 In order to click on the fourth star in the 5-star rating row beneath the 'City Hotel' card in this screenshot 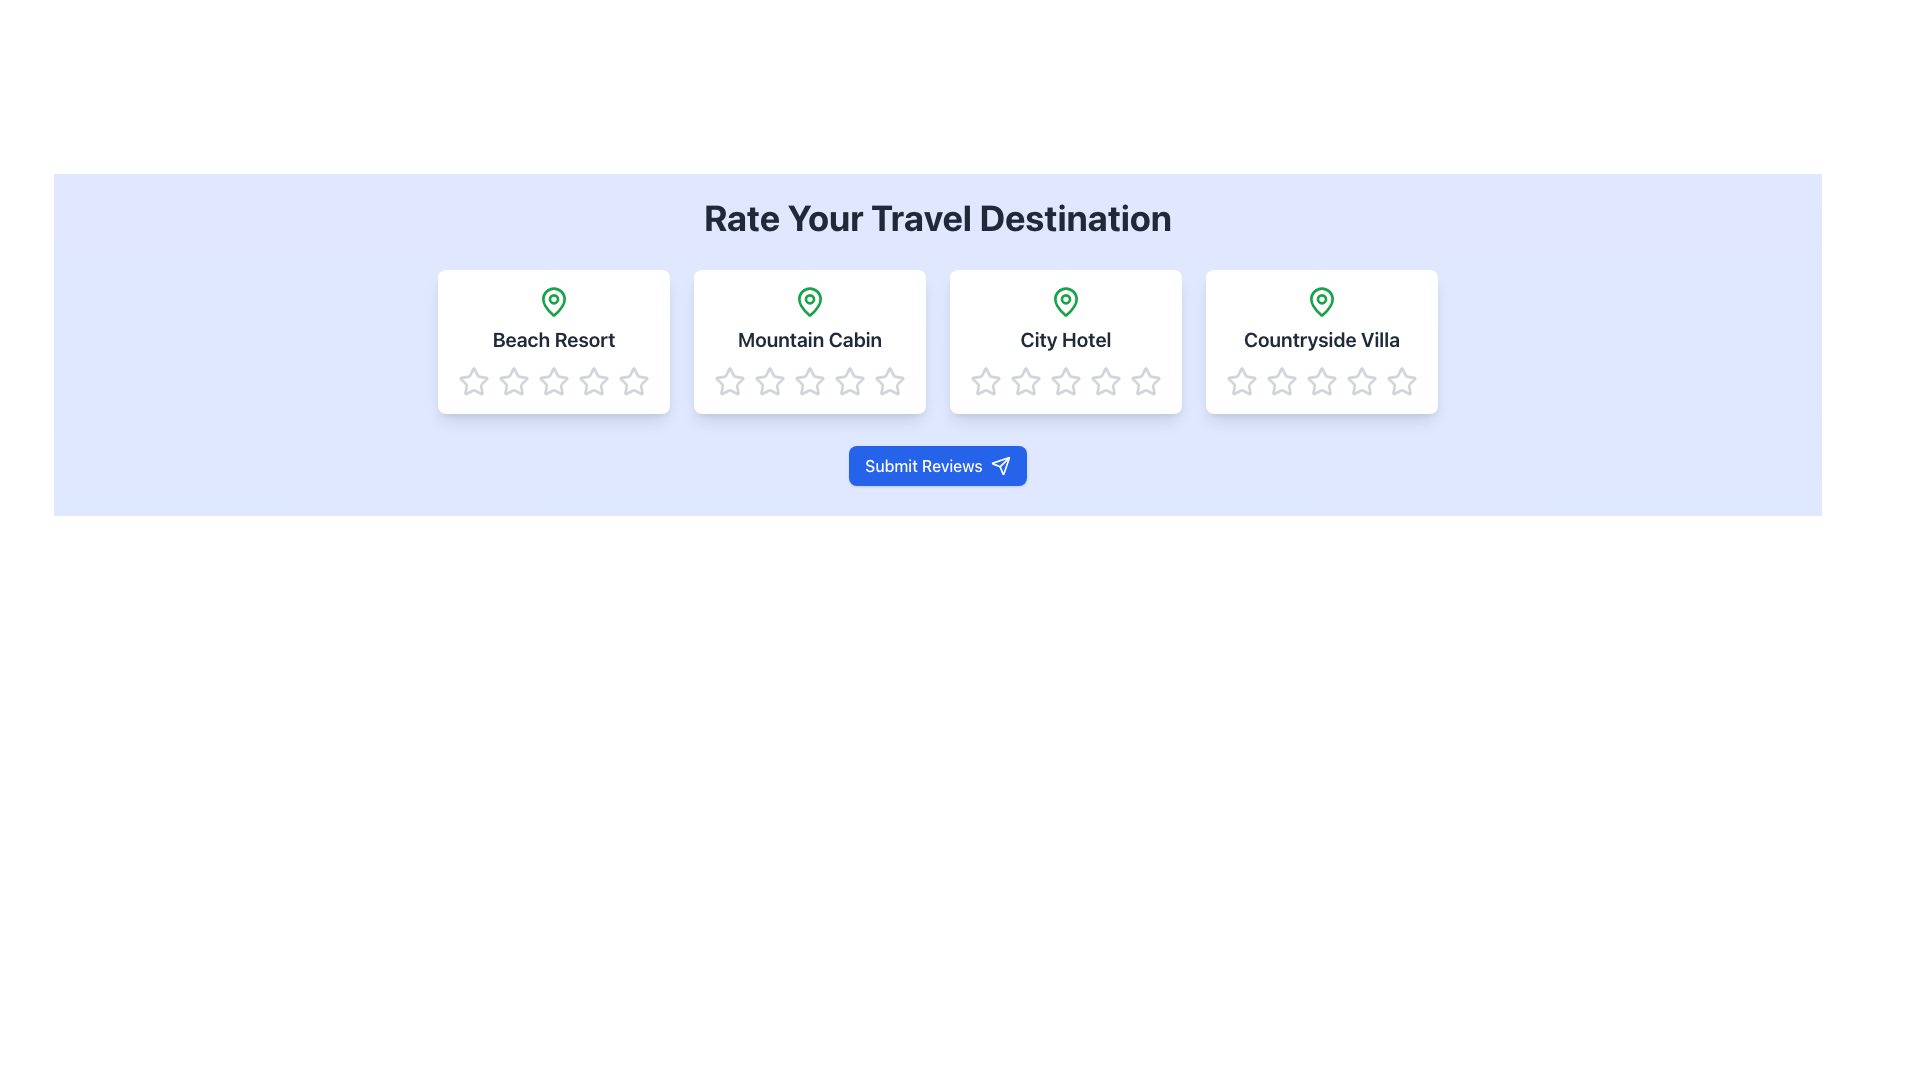, I will do `click(1104, 381)`.